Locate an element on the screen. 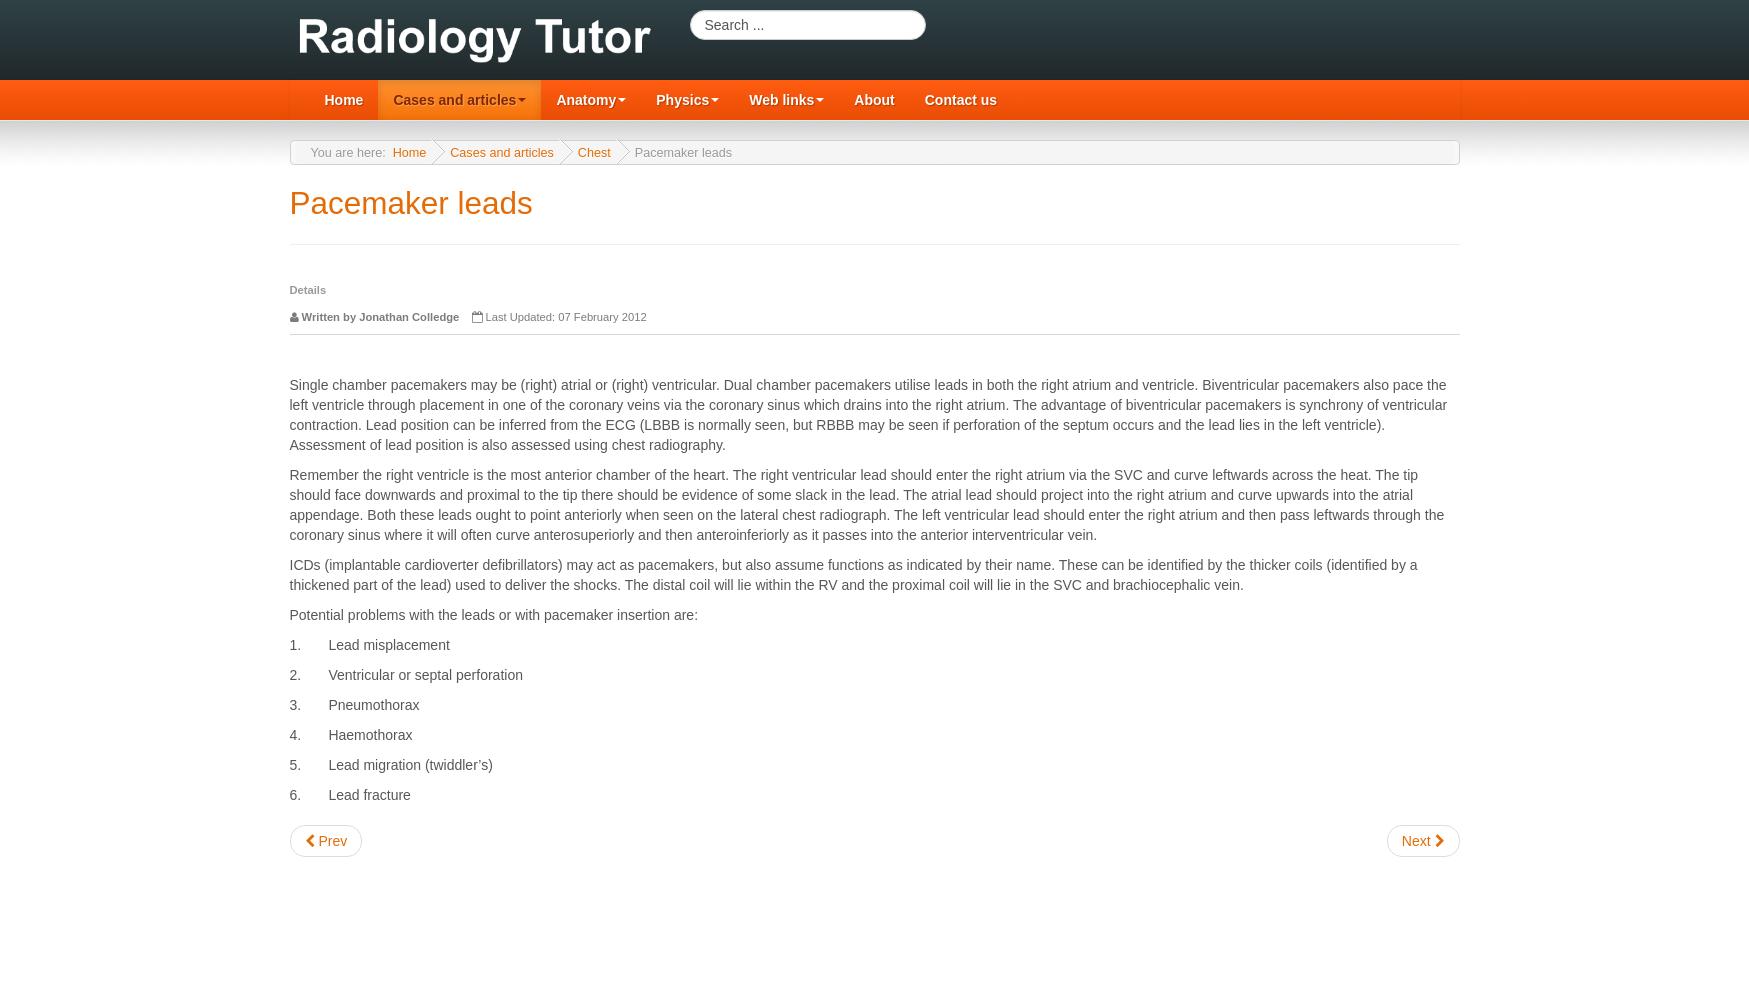  '1.       Lead misplacement' is located at coordinates (369, 645).